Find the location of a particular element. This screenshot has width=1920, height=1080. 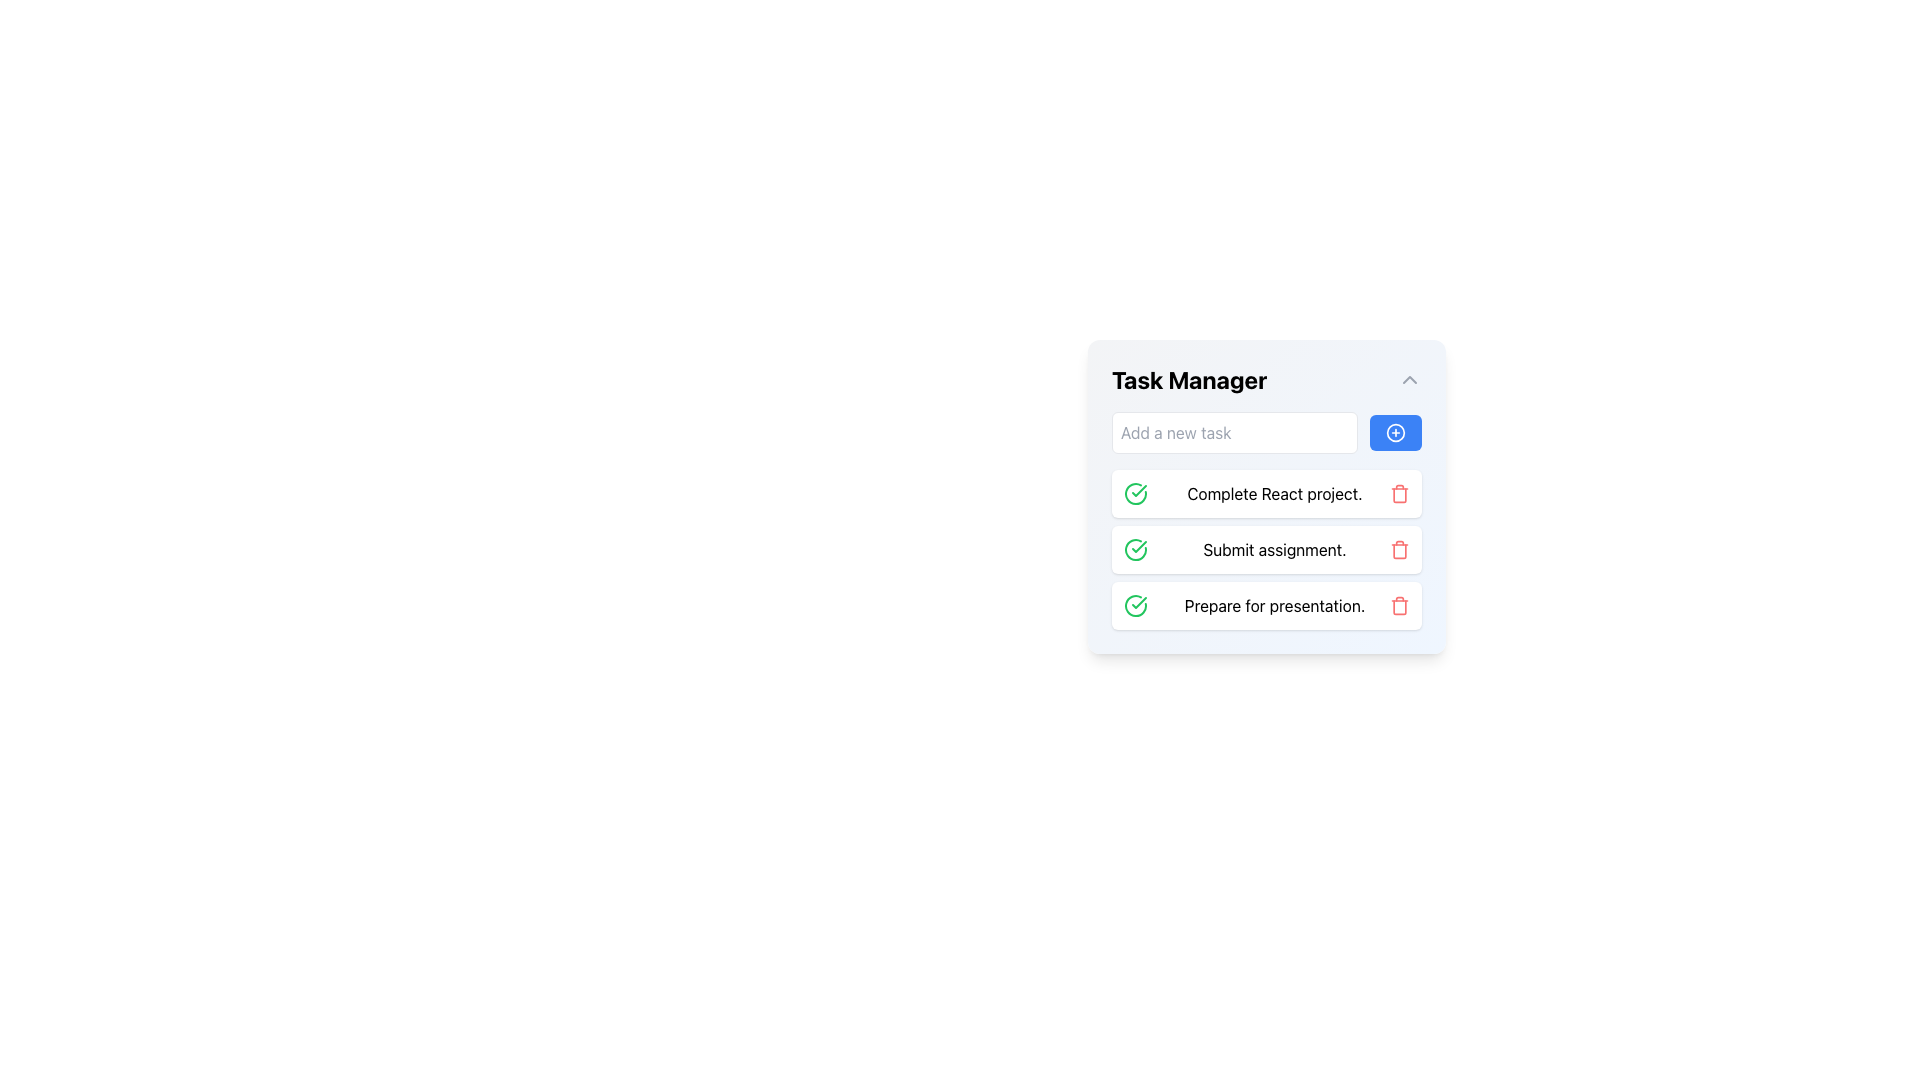

the circular icon with a green checkmark indicating completion, located on the left side of the task labeled 'Complete React project.' is located at coordinates (1136, 493).